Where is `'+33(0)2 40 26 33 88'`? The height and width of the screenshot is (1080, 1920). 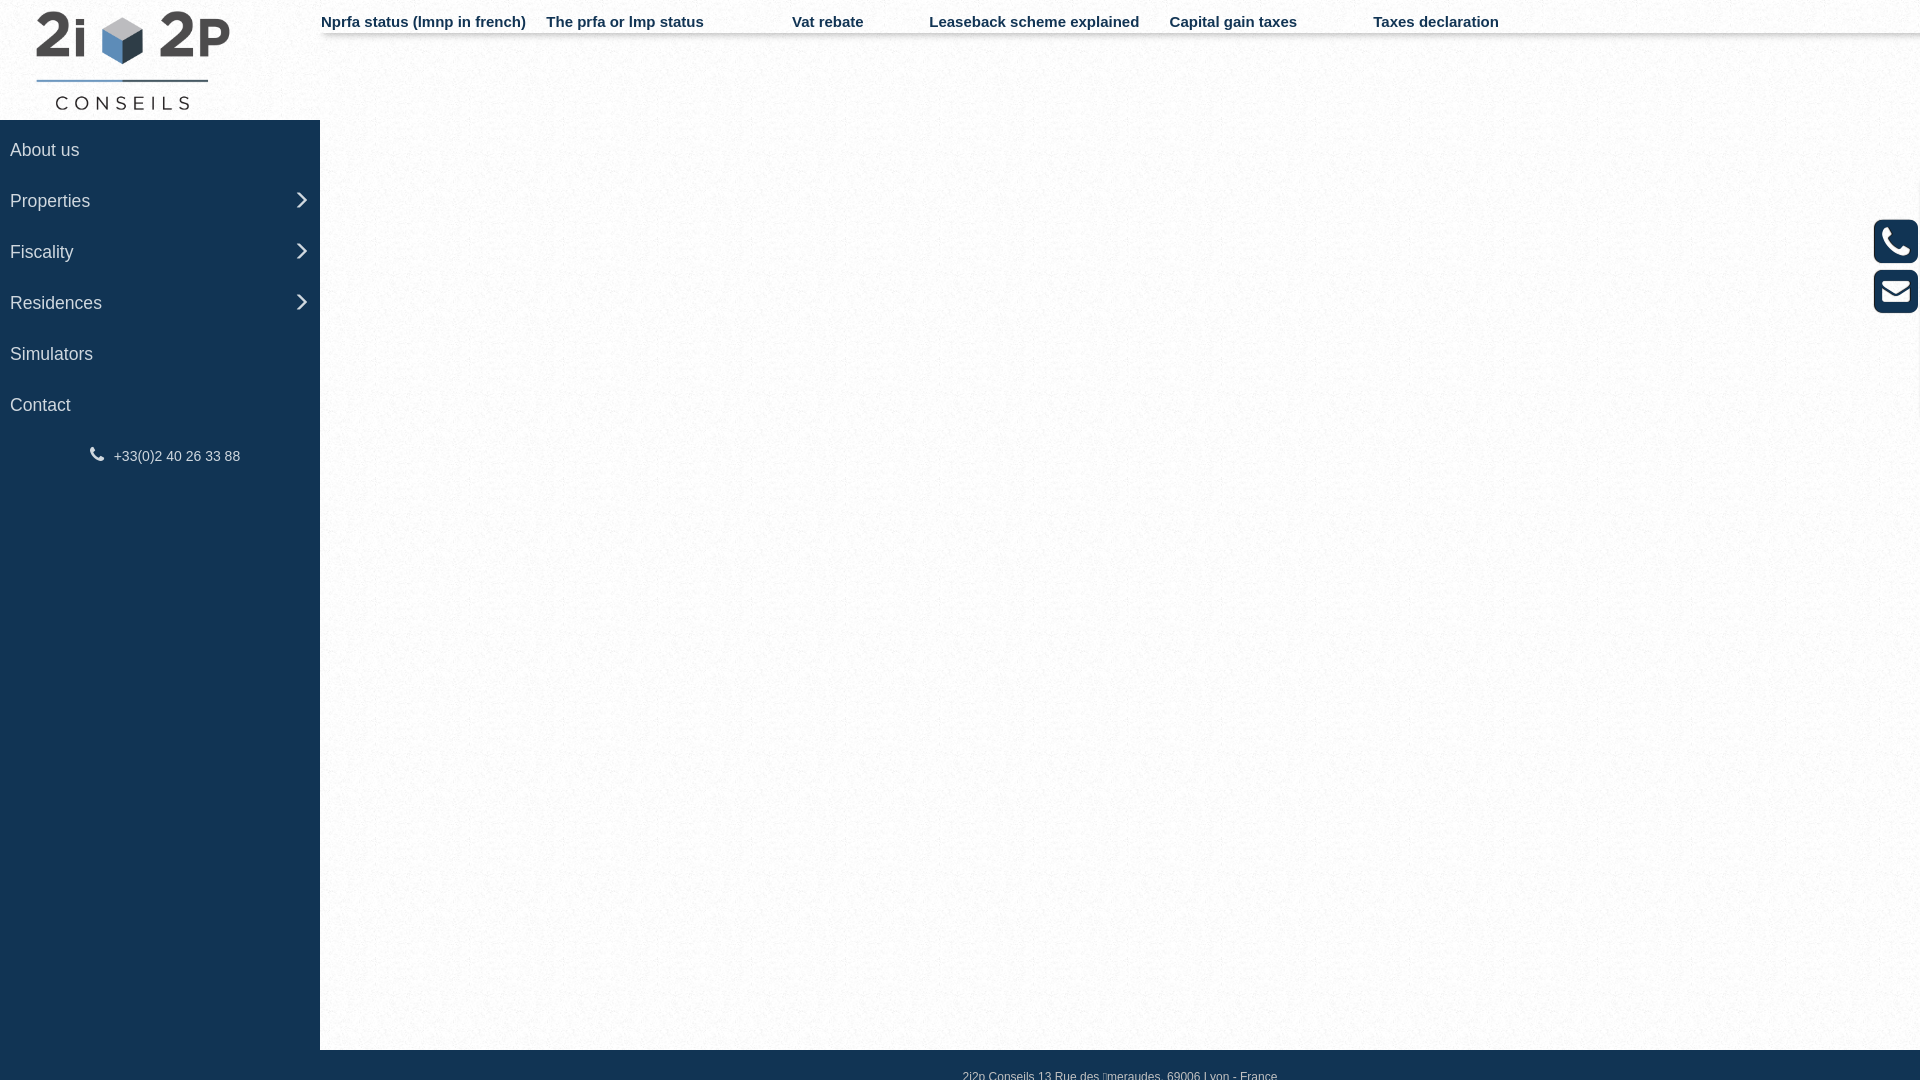
'+33(0)2 40 26 33 88' is located at coordinates (158, 455).